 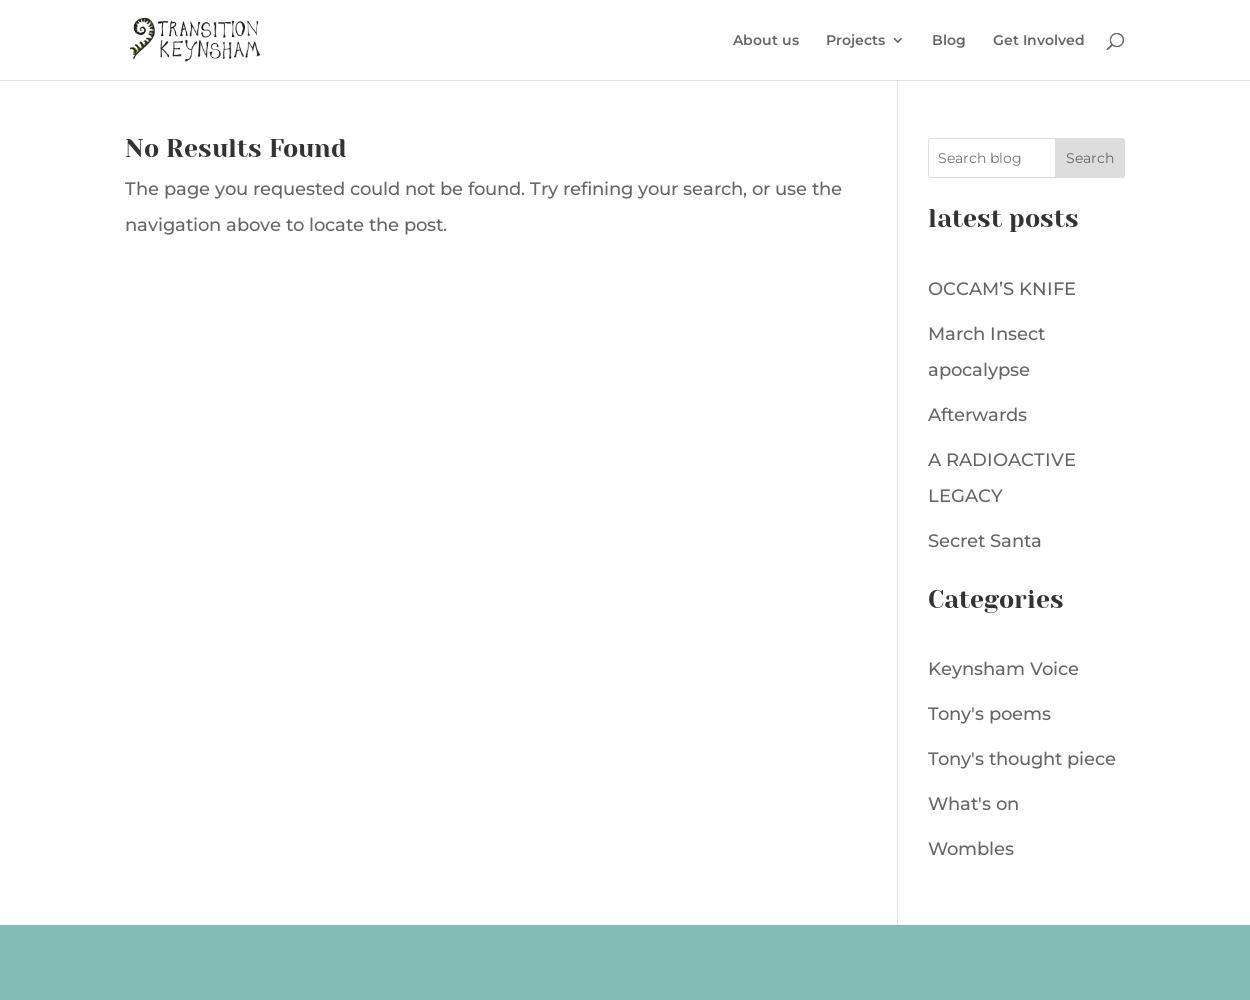 I want to click on 'Get Involved', so click(x=1039, y=40).